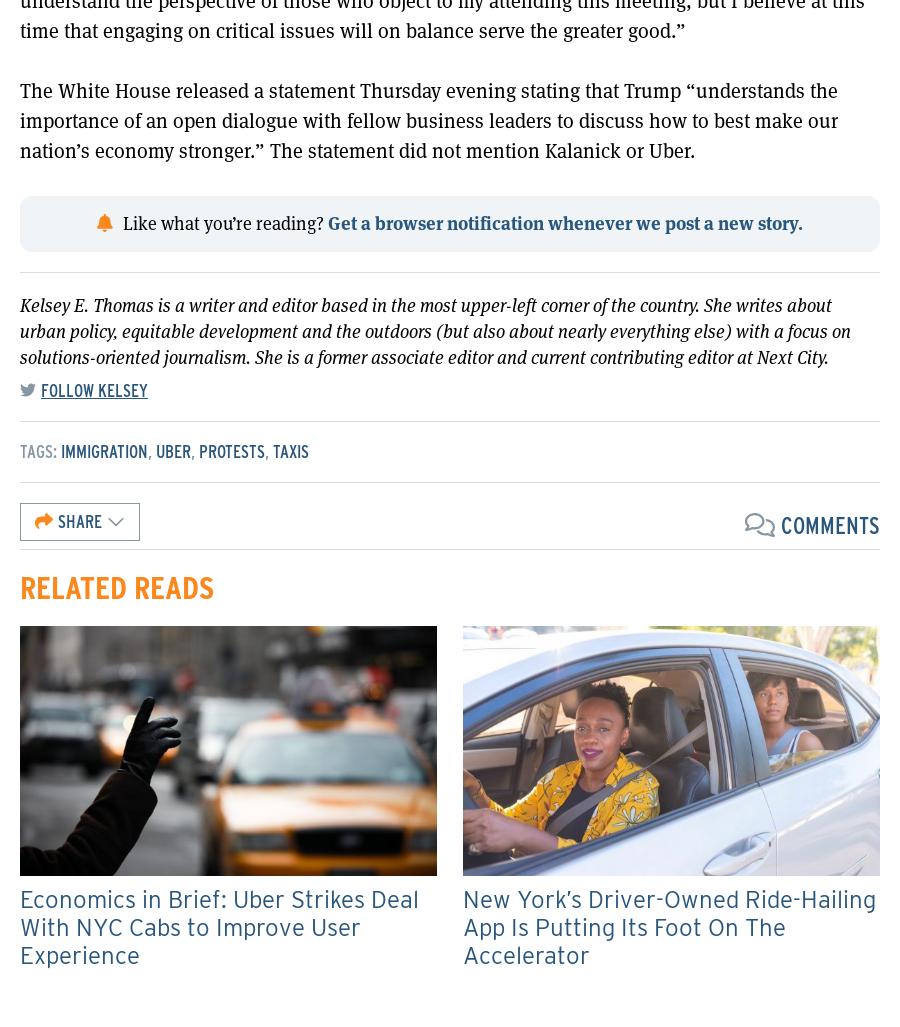 This screenshot has height=1027, width=900. Describe the element at coordinates (224, 222) in the screenshot. I see `'Like what you’re reading?'` at that location.